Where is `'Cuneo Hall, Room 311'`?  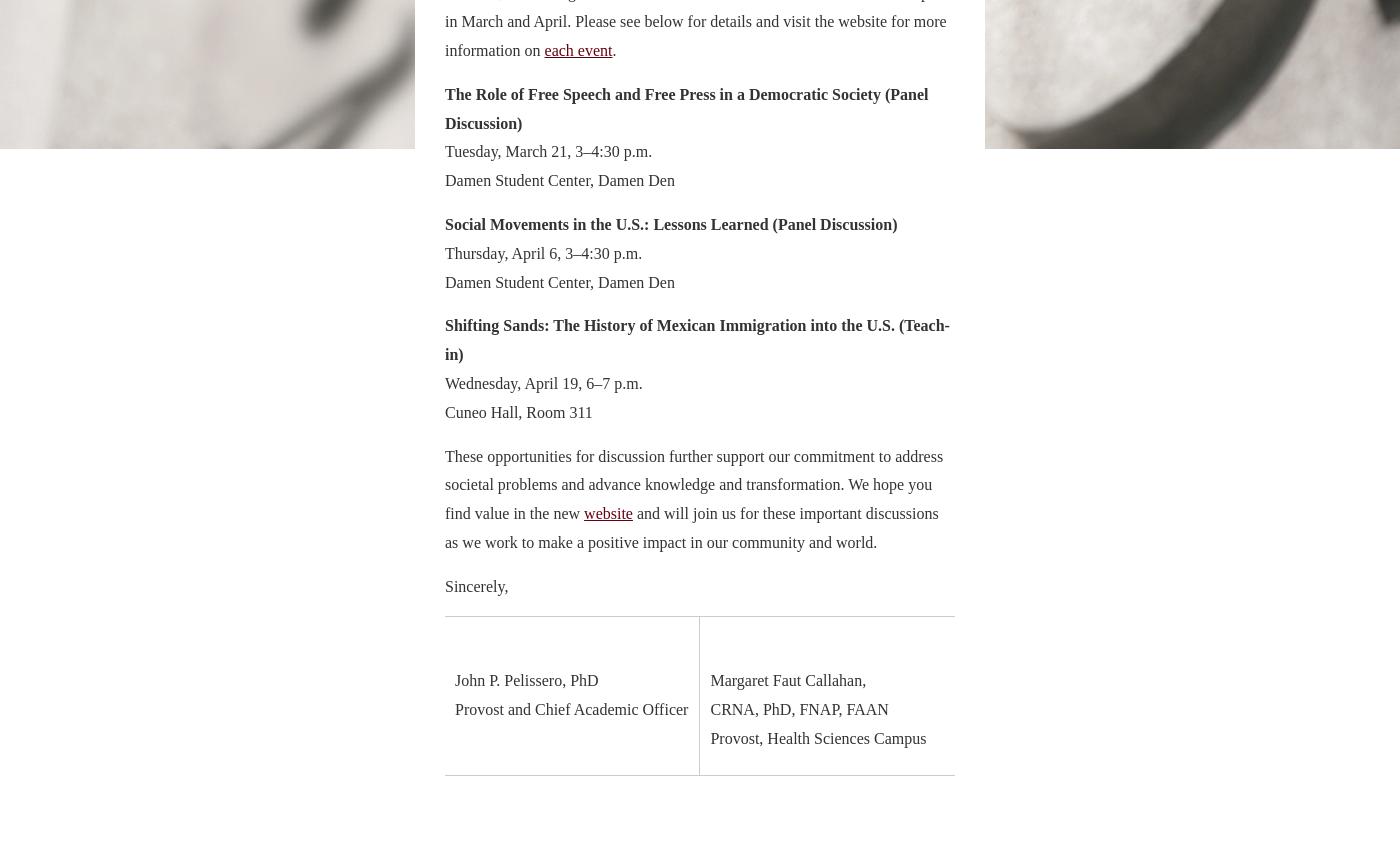
'Cuneo Hall, Room 311' is located at coordinates (518, 410).